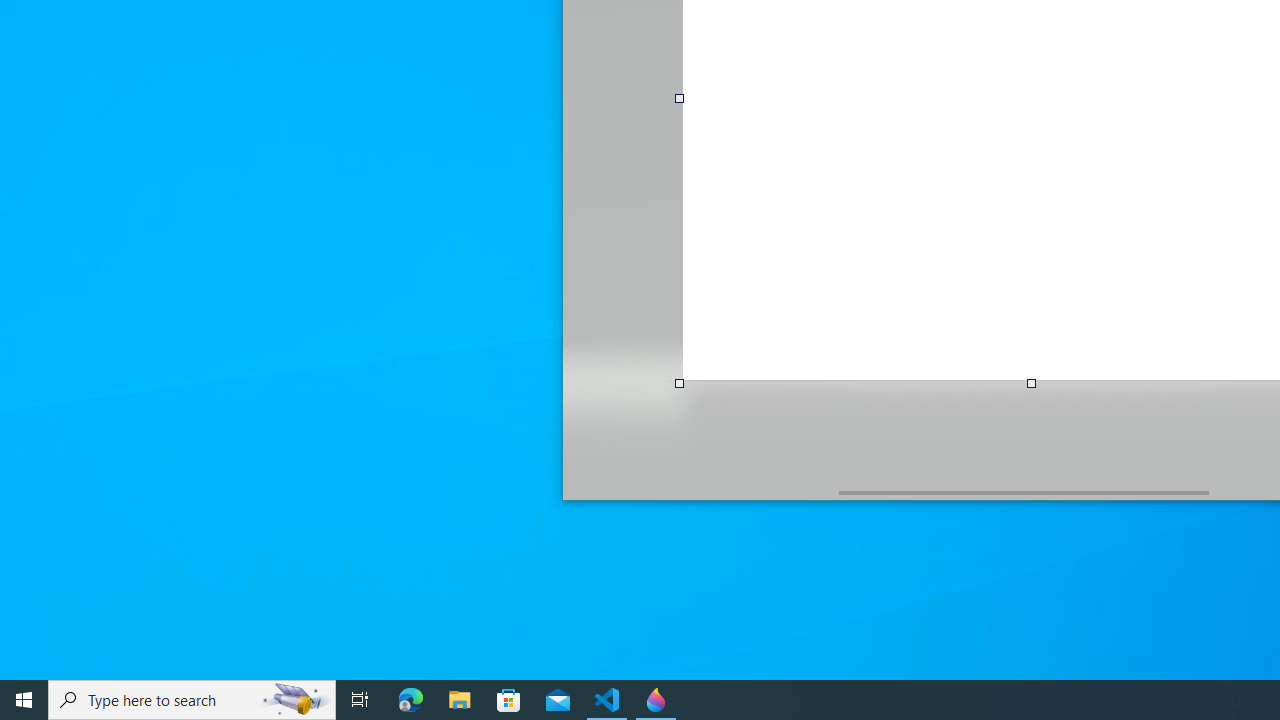  I want to click on 'Microsoft Edge', so click(410, 698).